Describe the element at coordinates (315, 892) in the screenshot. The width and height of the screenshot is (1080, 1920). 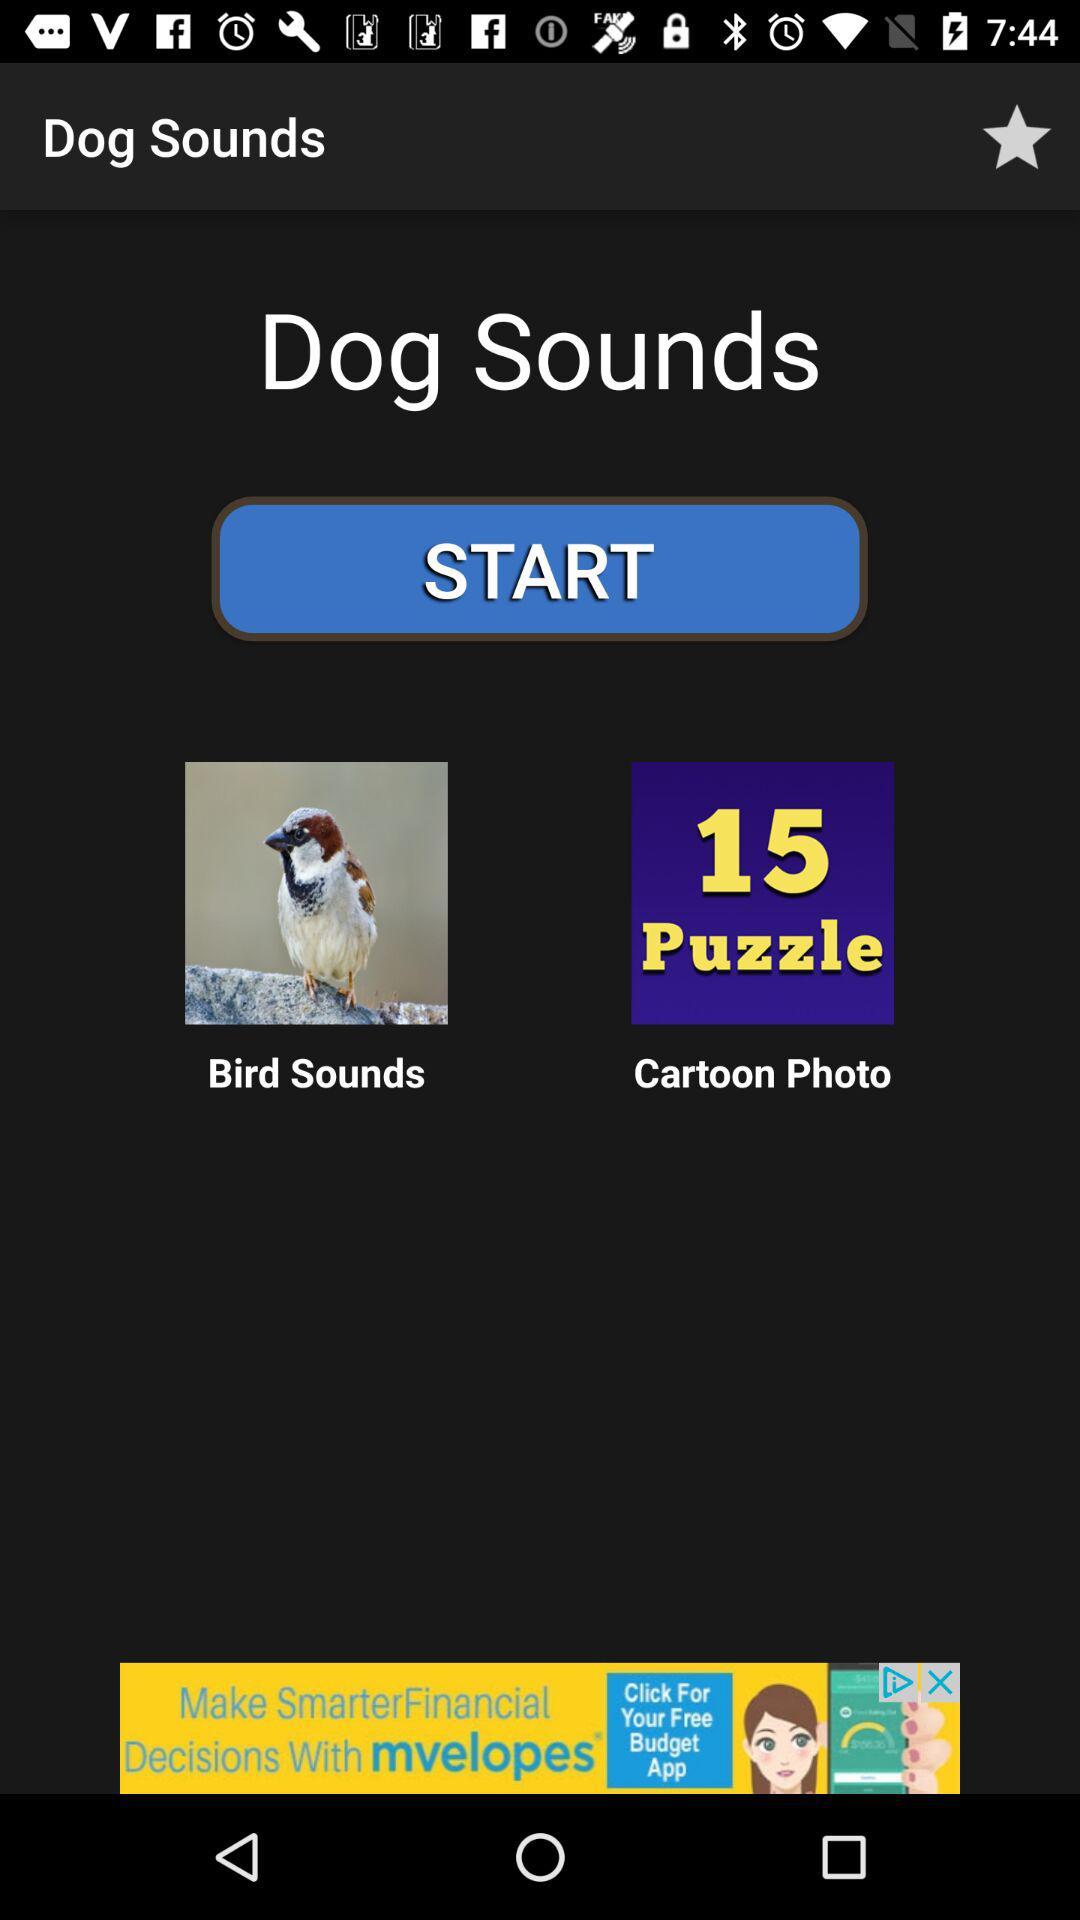
I see `the box` at that location.